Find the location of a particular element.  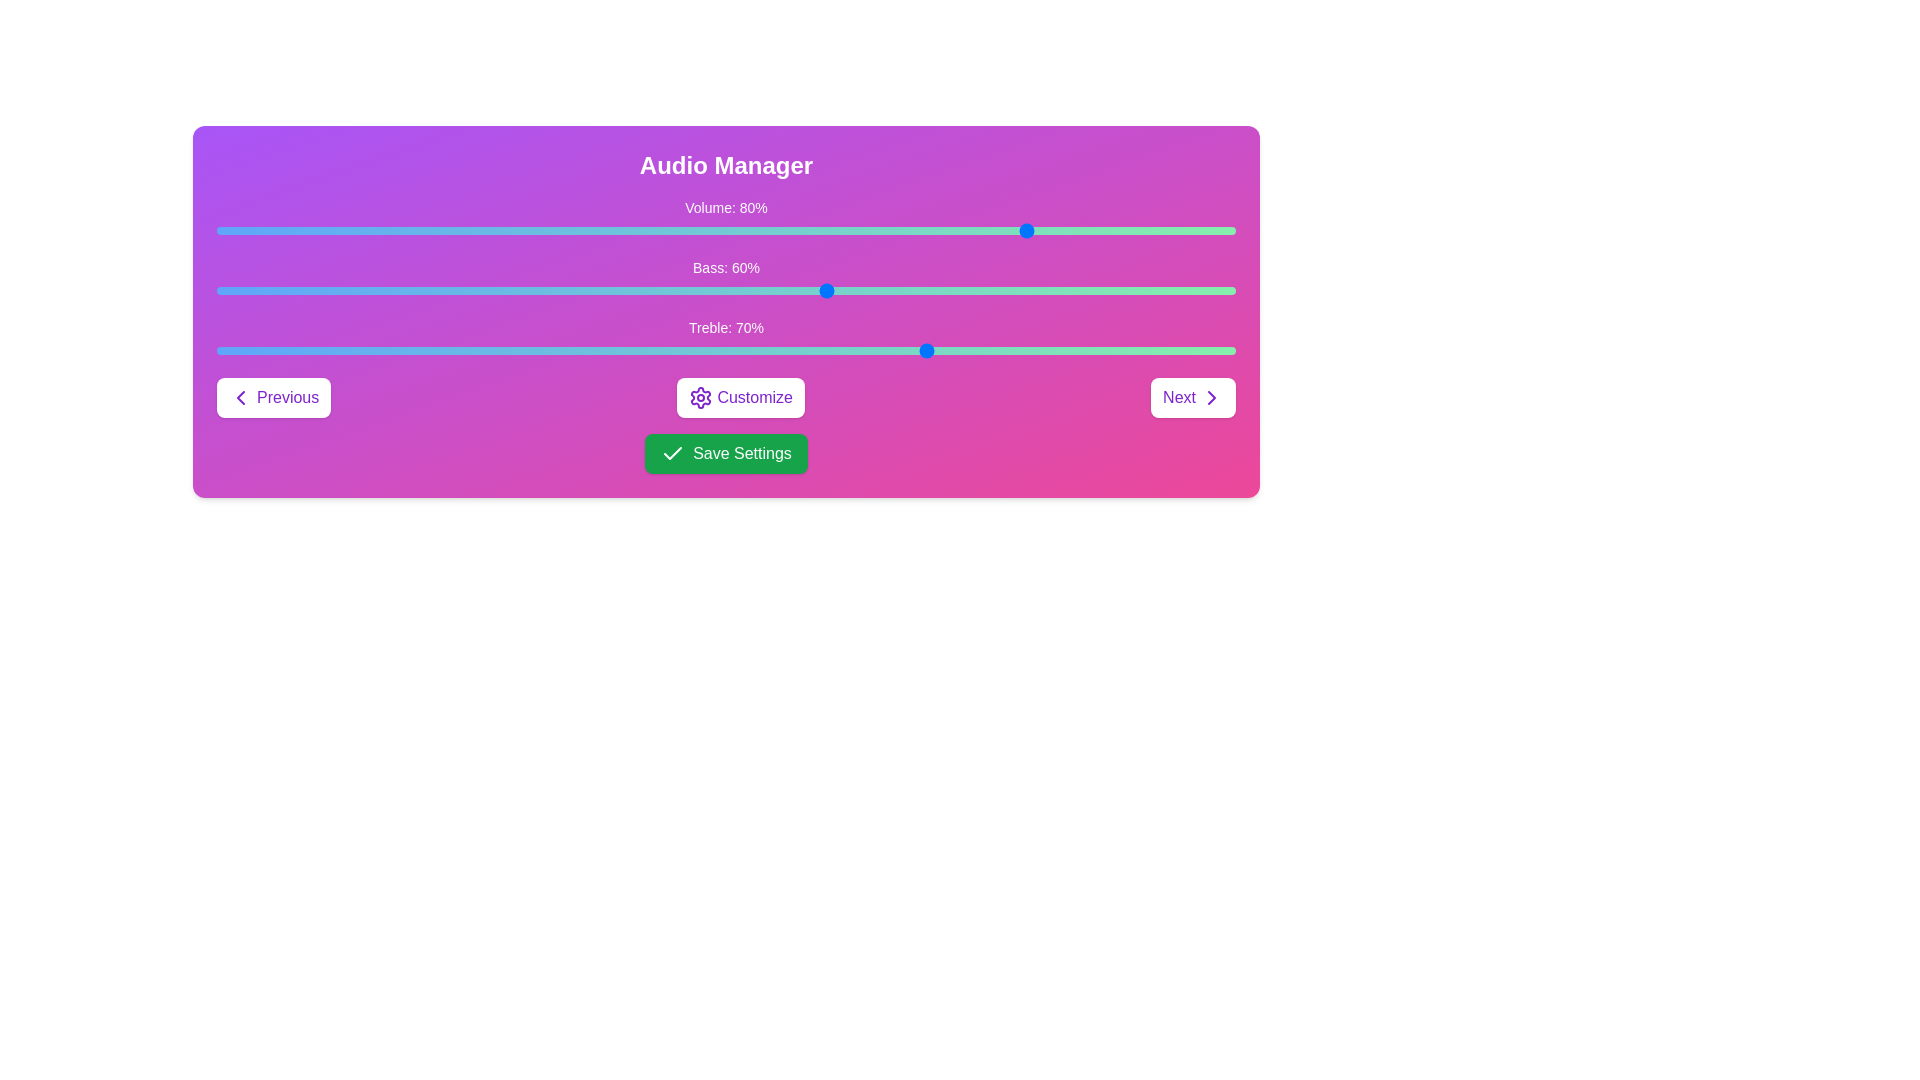

the non-interactive text label that indicates the current level of treble, which is set at 70% is located at coordinates (725, 326).